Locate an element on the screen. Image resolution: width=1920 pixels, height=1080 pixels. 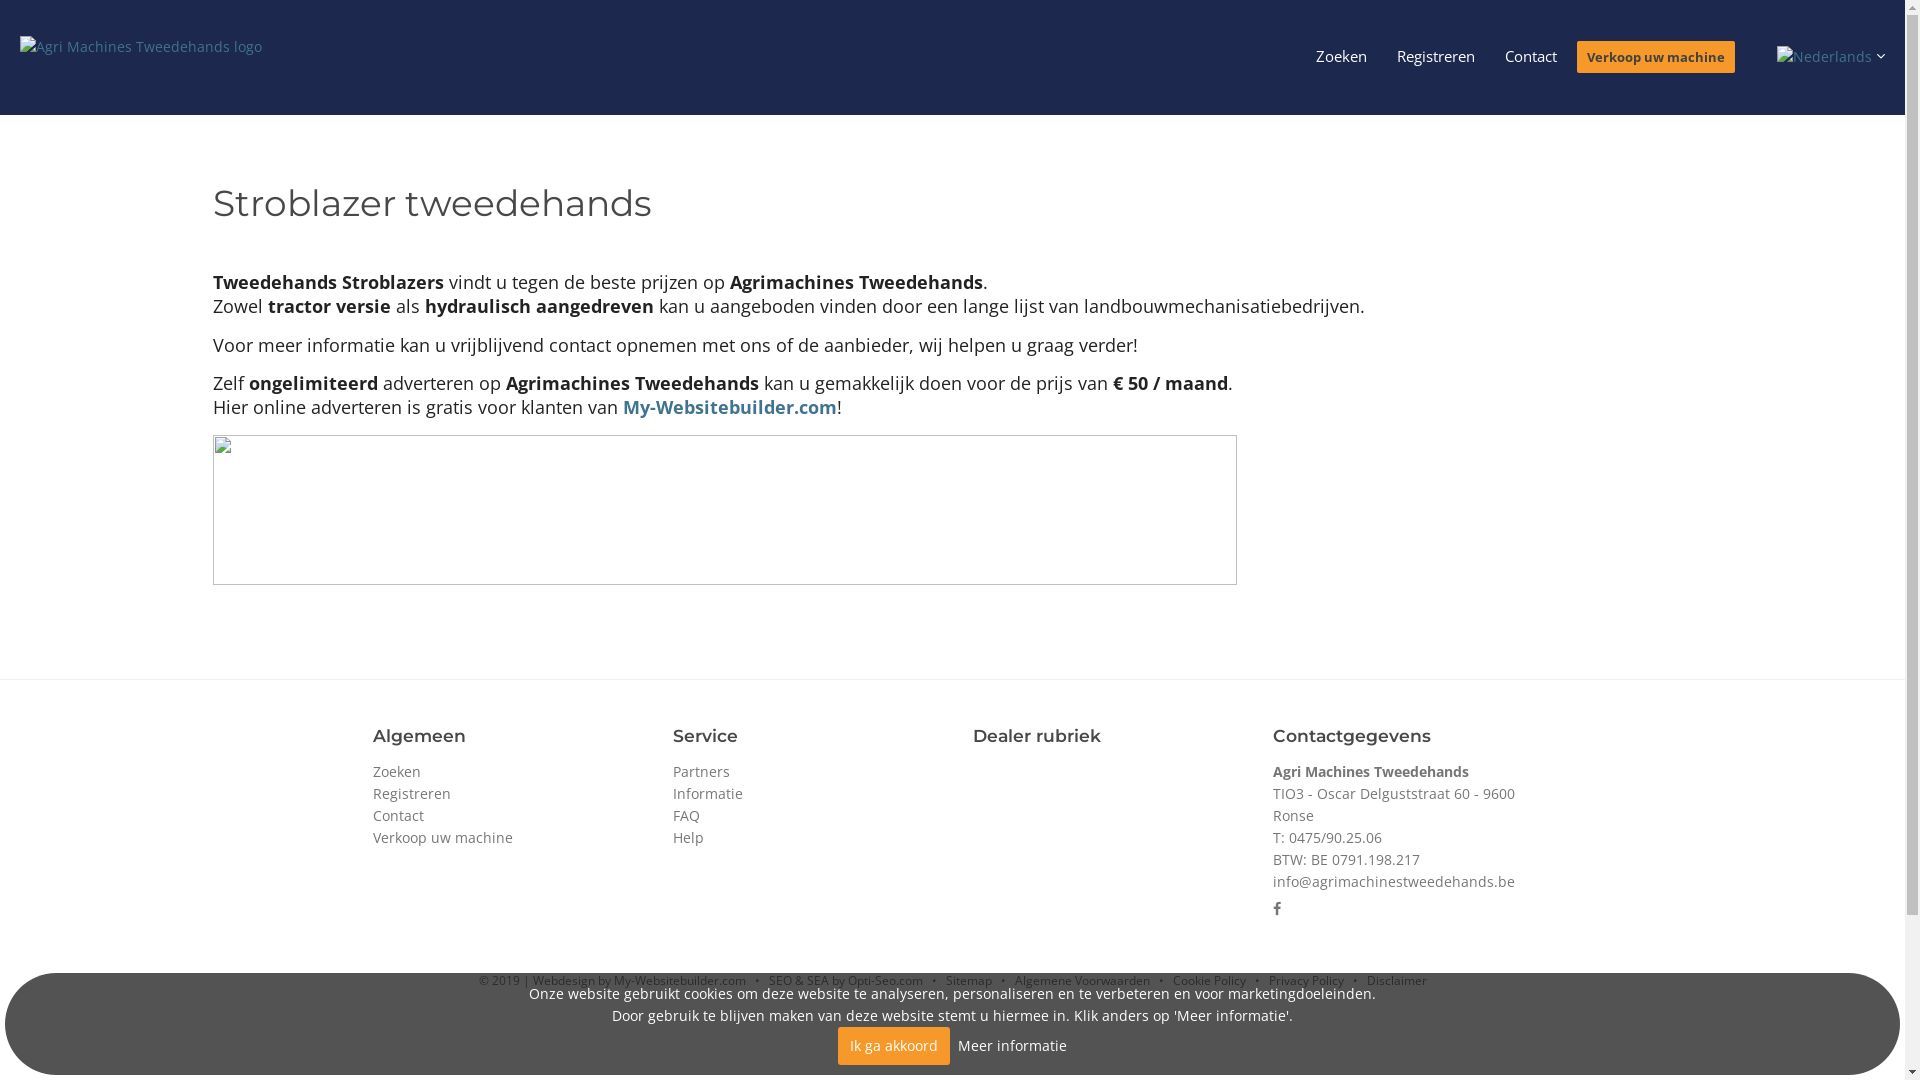
'Meer informatie' is located at coordinates (1012, 1044).